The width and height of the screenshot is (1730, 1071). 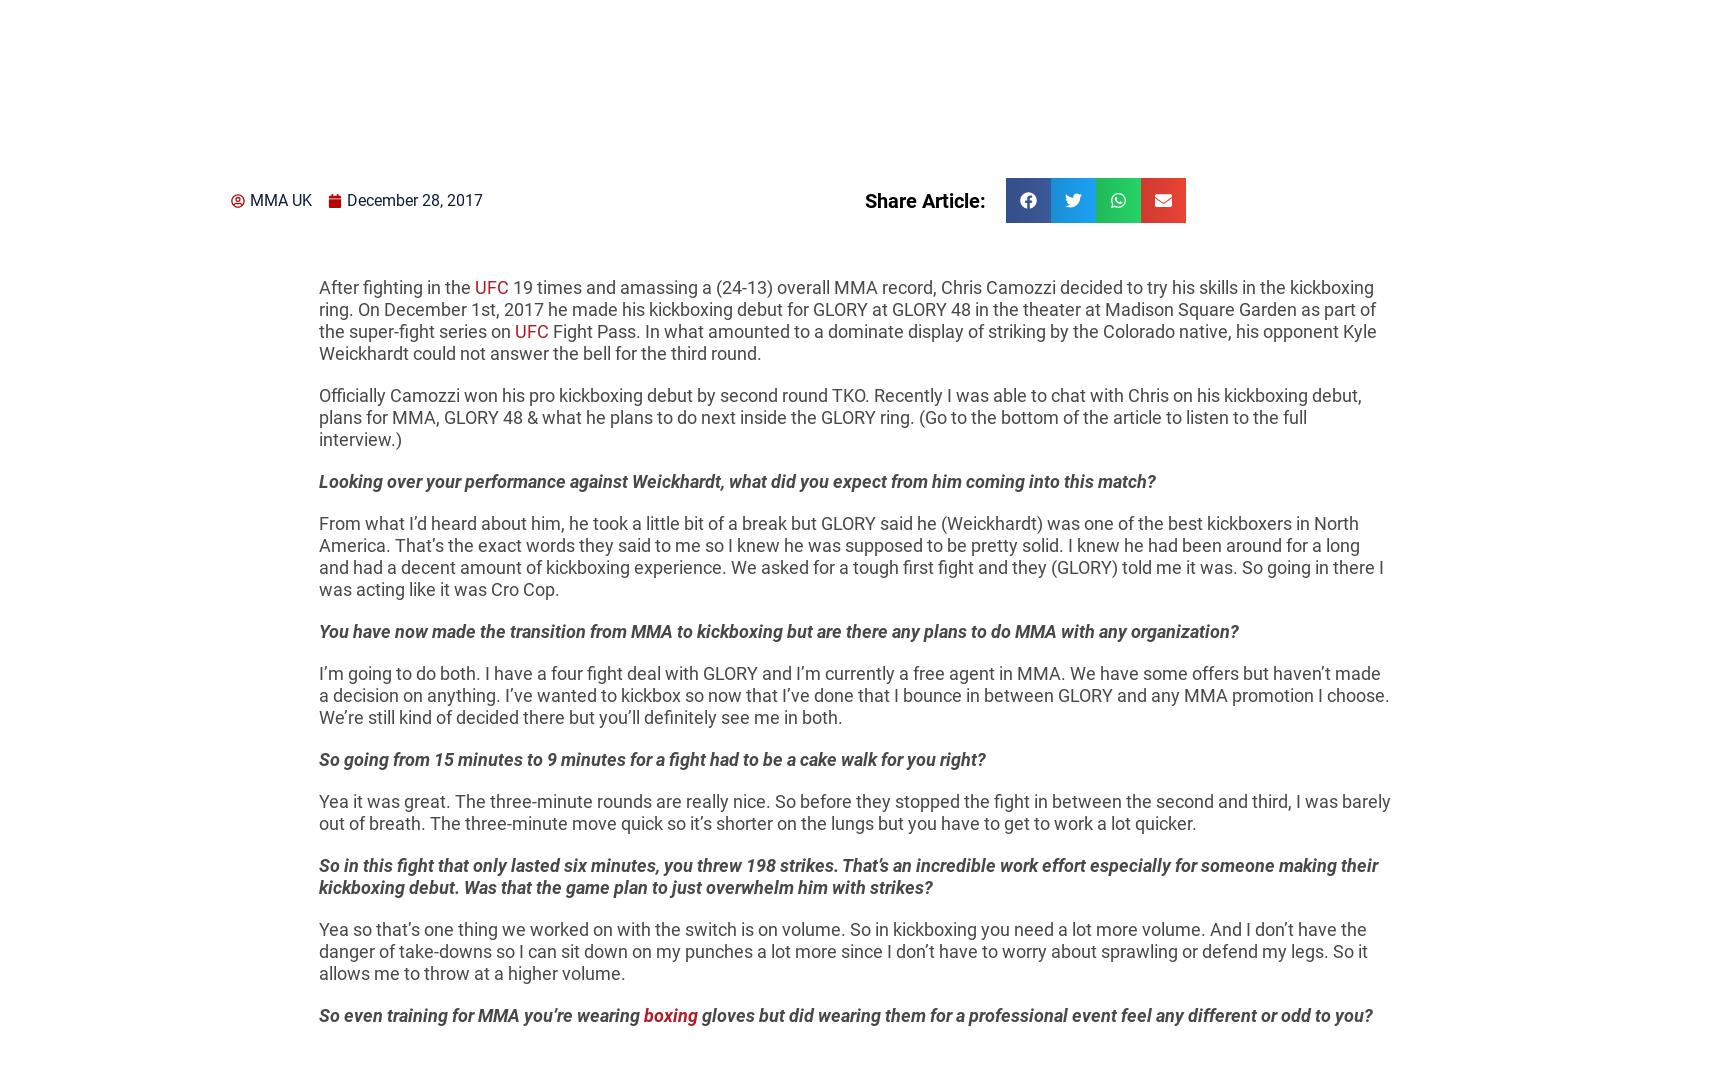 I want to click on 'Yea it was great. The three-minute rounds are really nice. So before they stopped the fight in between the second and third, I was barely out of breath. The three-minute move quick so it’s shorter on the lungs but you have to get to work a lot quicker.', so click(x=853, y=811).